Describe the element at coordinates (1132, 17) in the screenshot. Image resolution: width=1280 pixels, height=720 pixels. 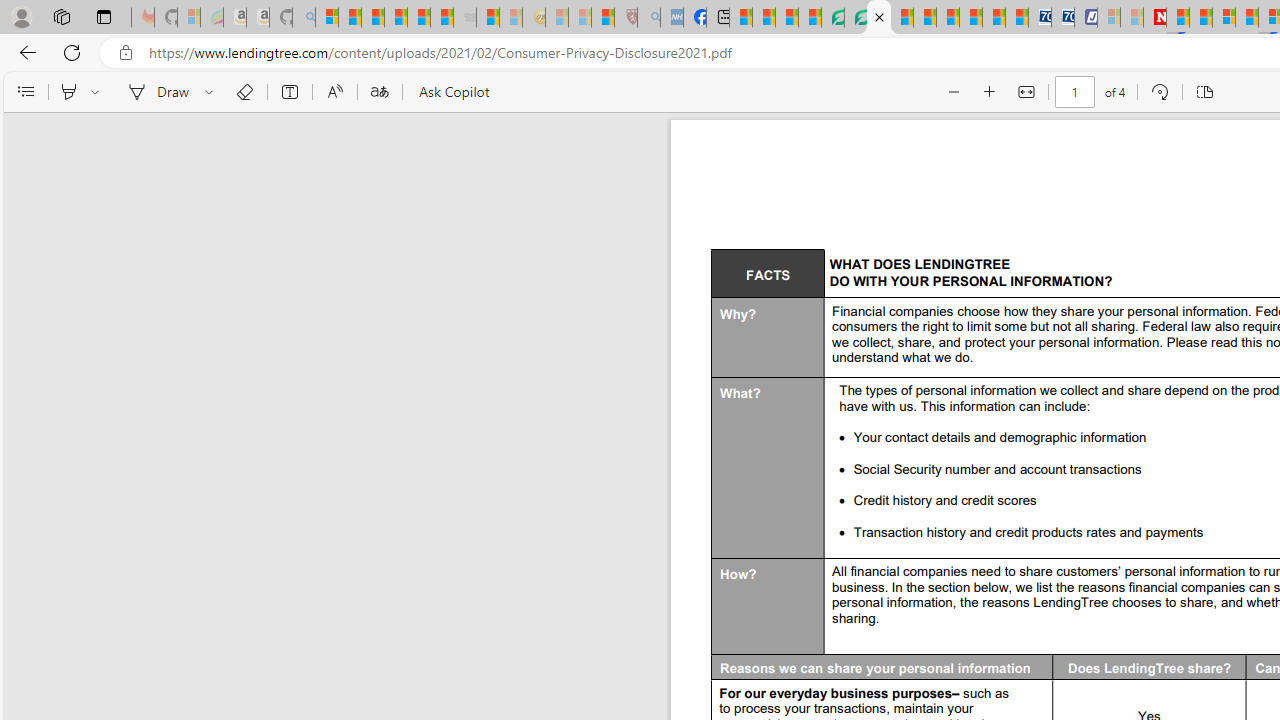
I see `'Microsoft Start - Sleeping'` at that location.